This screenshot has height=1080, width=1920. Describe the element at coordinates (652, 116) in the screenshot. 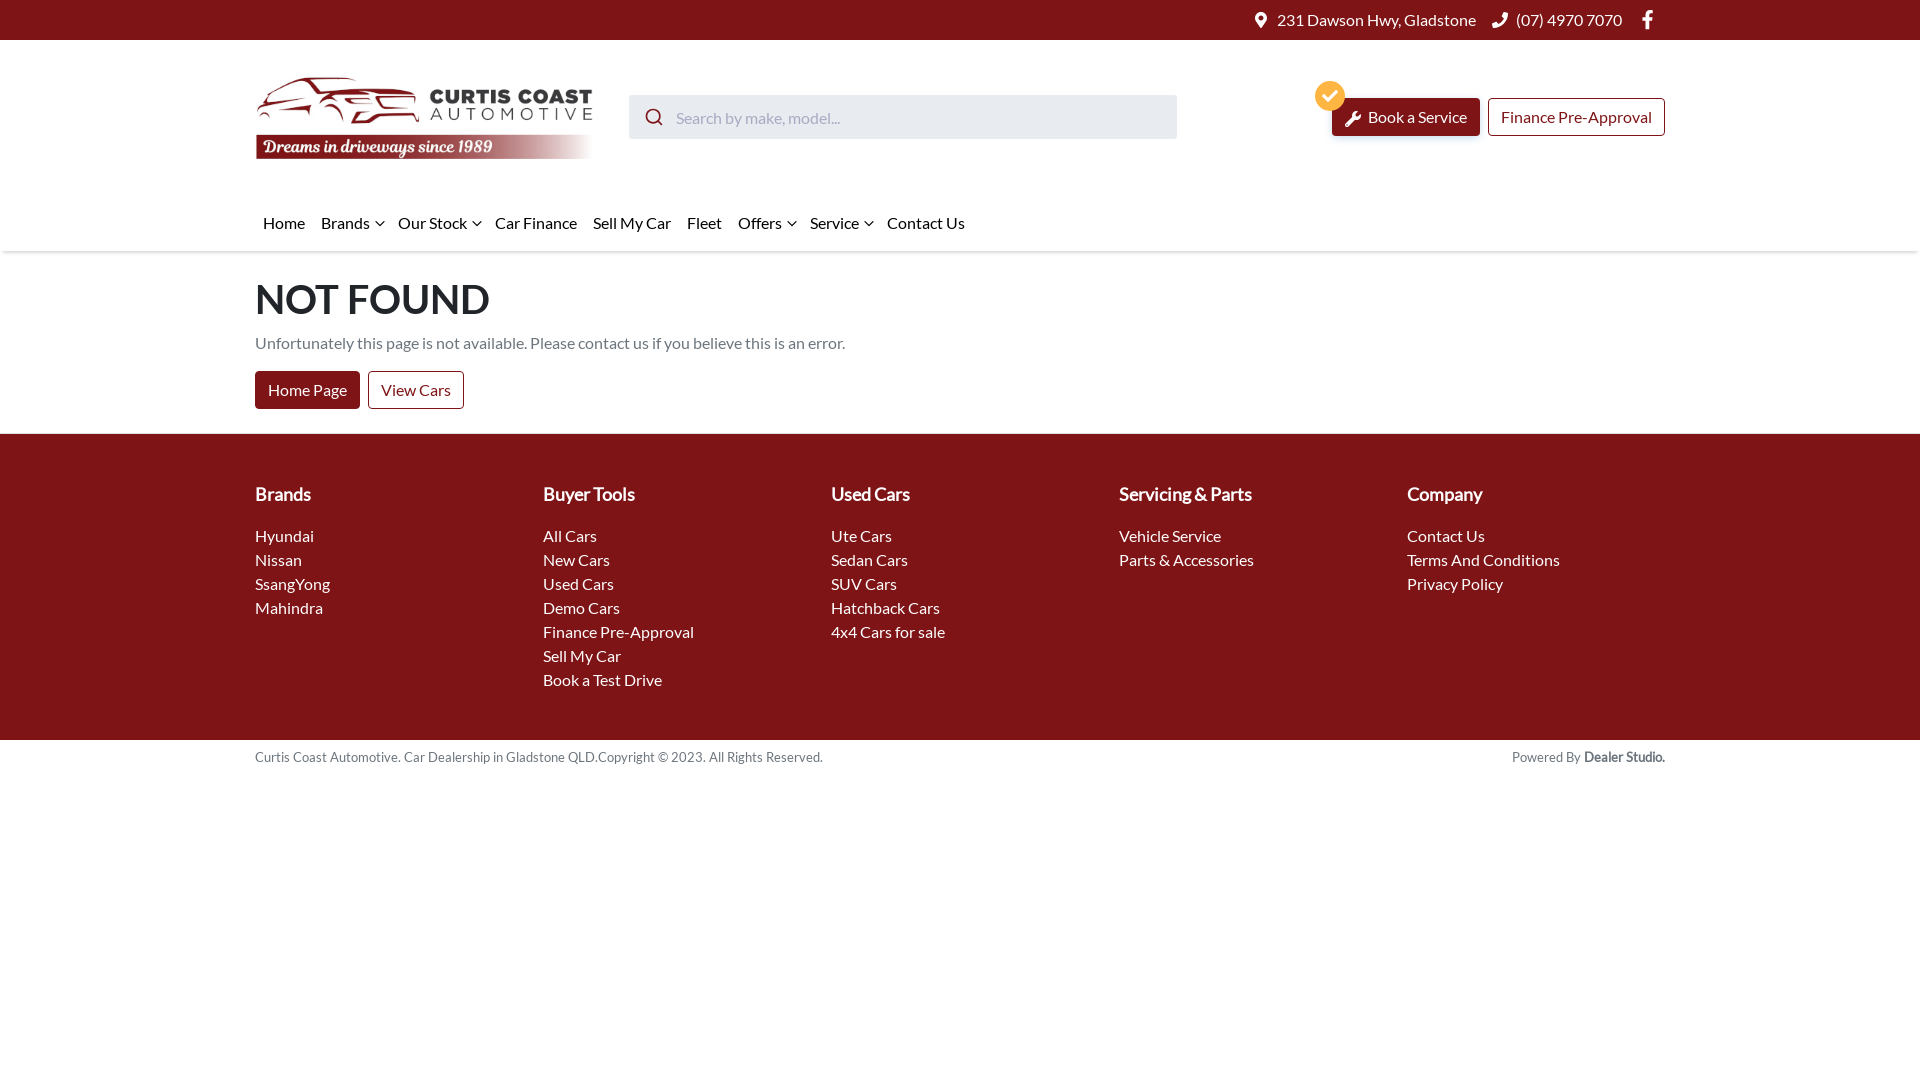

I see `'Submit'` at that location.